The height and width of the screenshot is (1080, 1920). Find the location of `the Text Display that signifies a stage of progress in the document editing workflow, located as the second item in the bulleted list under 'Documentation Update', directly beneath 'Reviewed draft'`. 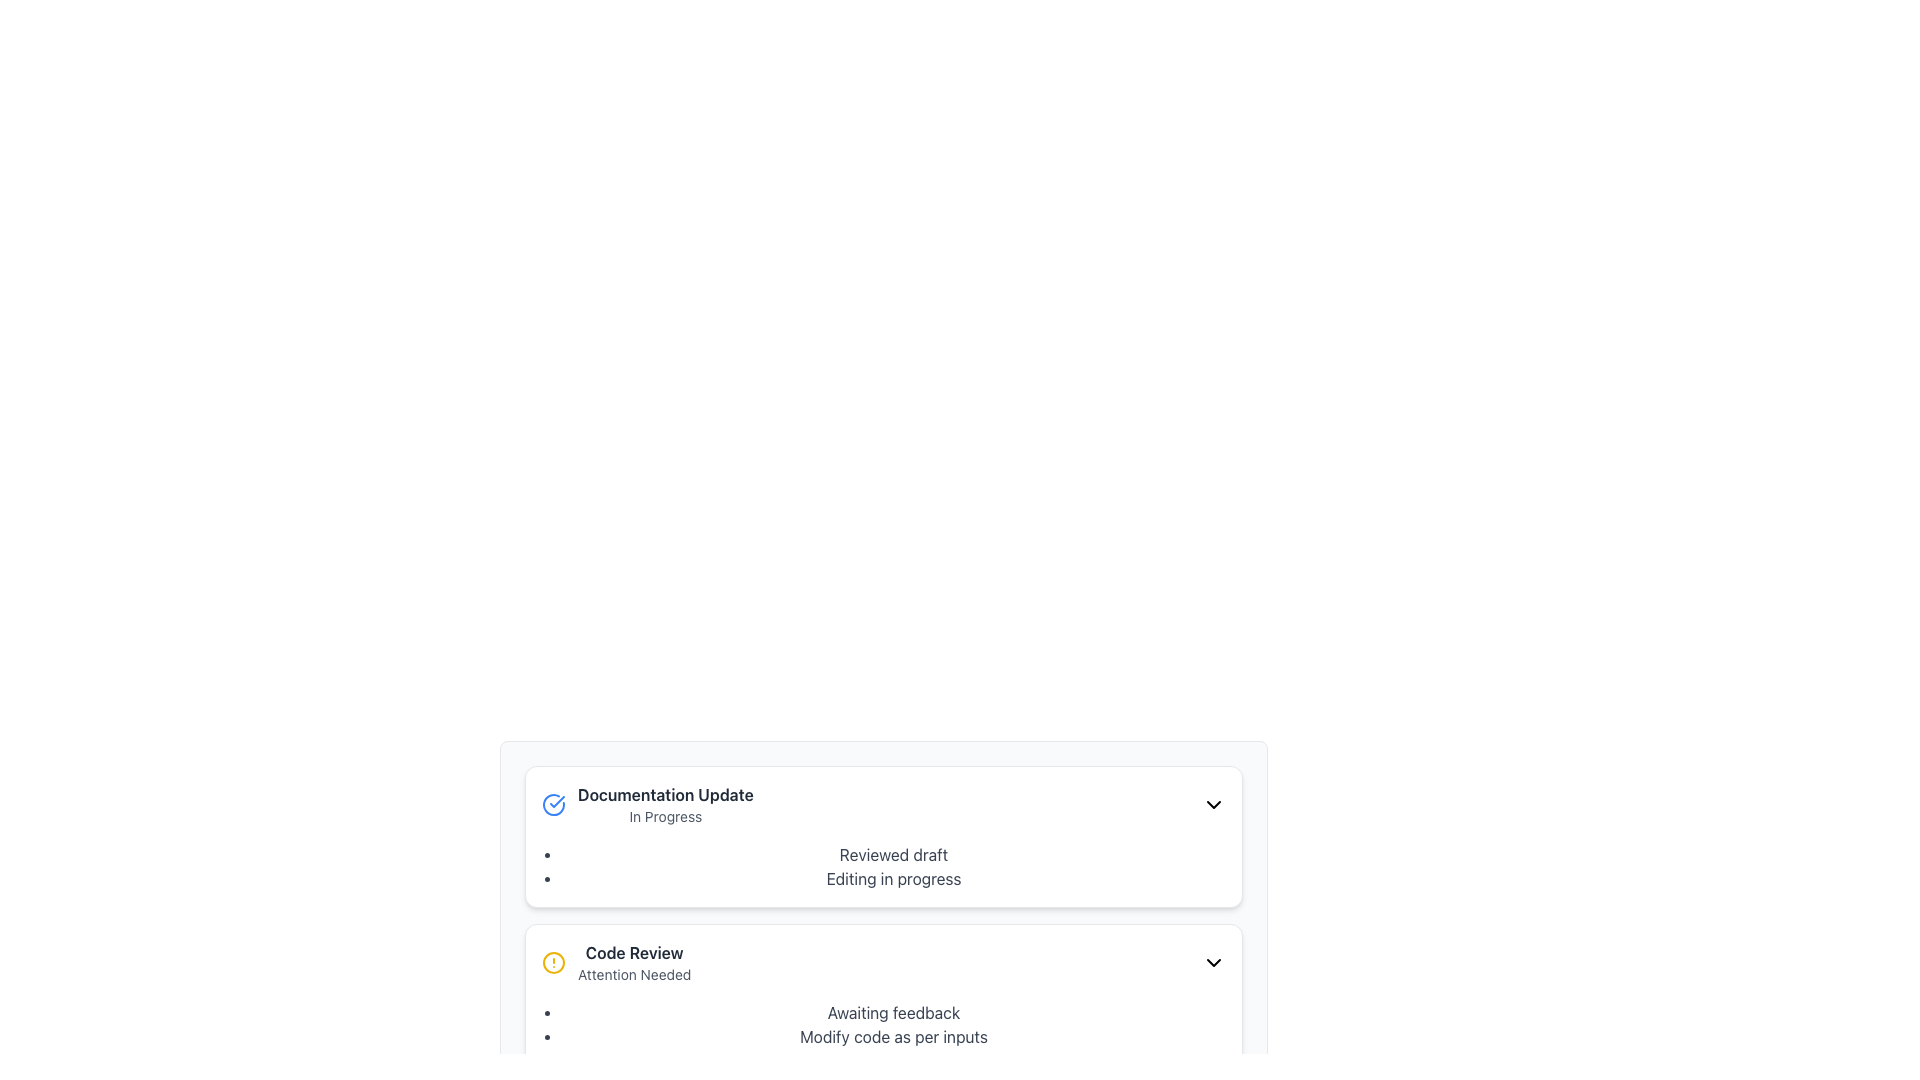

the Text Display that signifies a stage of progress in the document editing workflow, located as the second item in the bulleted list under 'Documentation Update', directly beneath 'Reviewed draft' is located at coordinates (892, 878).